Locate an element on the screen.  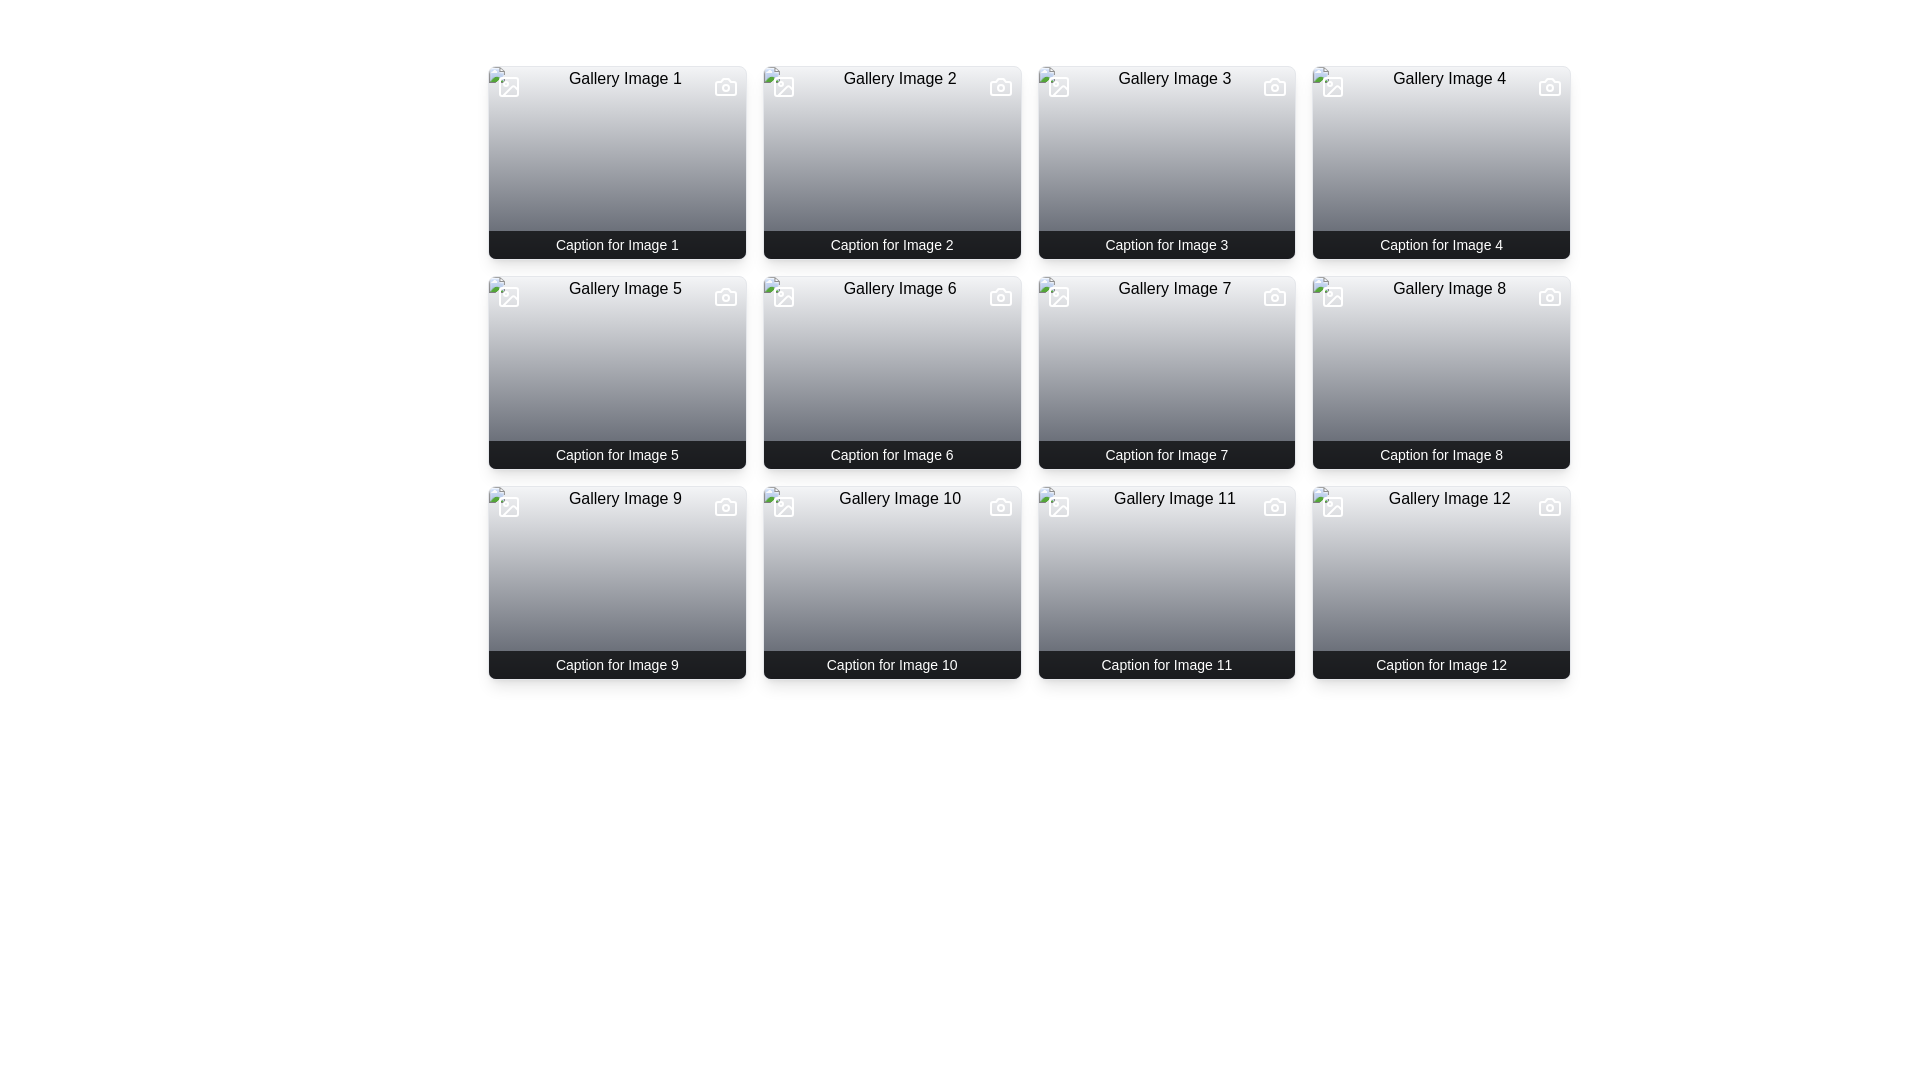
the Image icon located at the top-left corner of the card labeled 'Caption for Image 6', which is positioned in the second row, second column of the grid is located at coordinates (782, 297).